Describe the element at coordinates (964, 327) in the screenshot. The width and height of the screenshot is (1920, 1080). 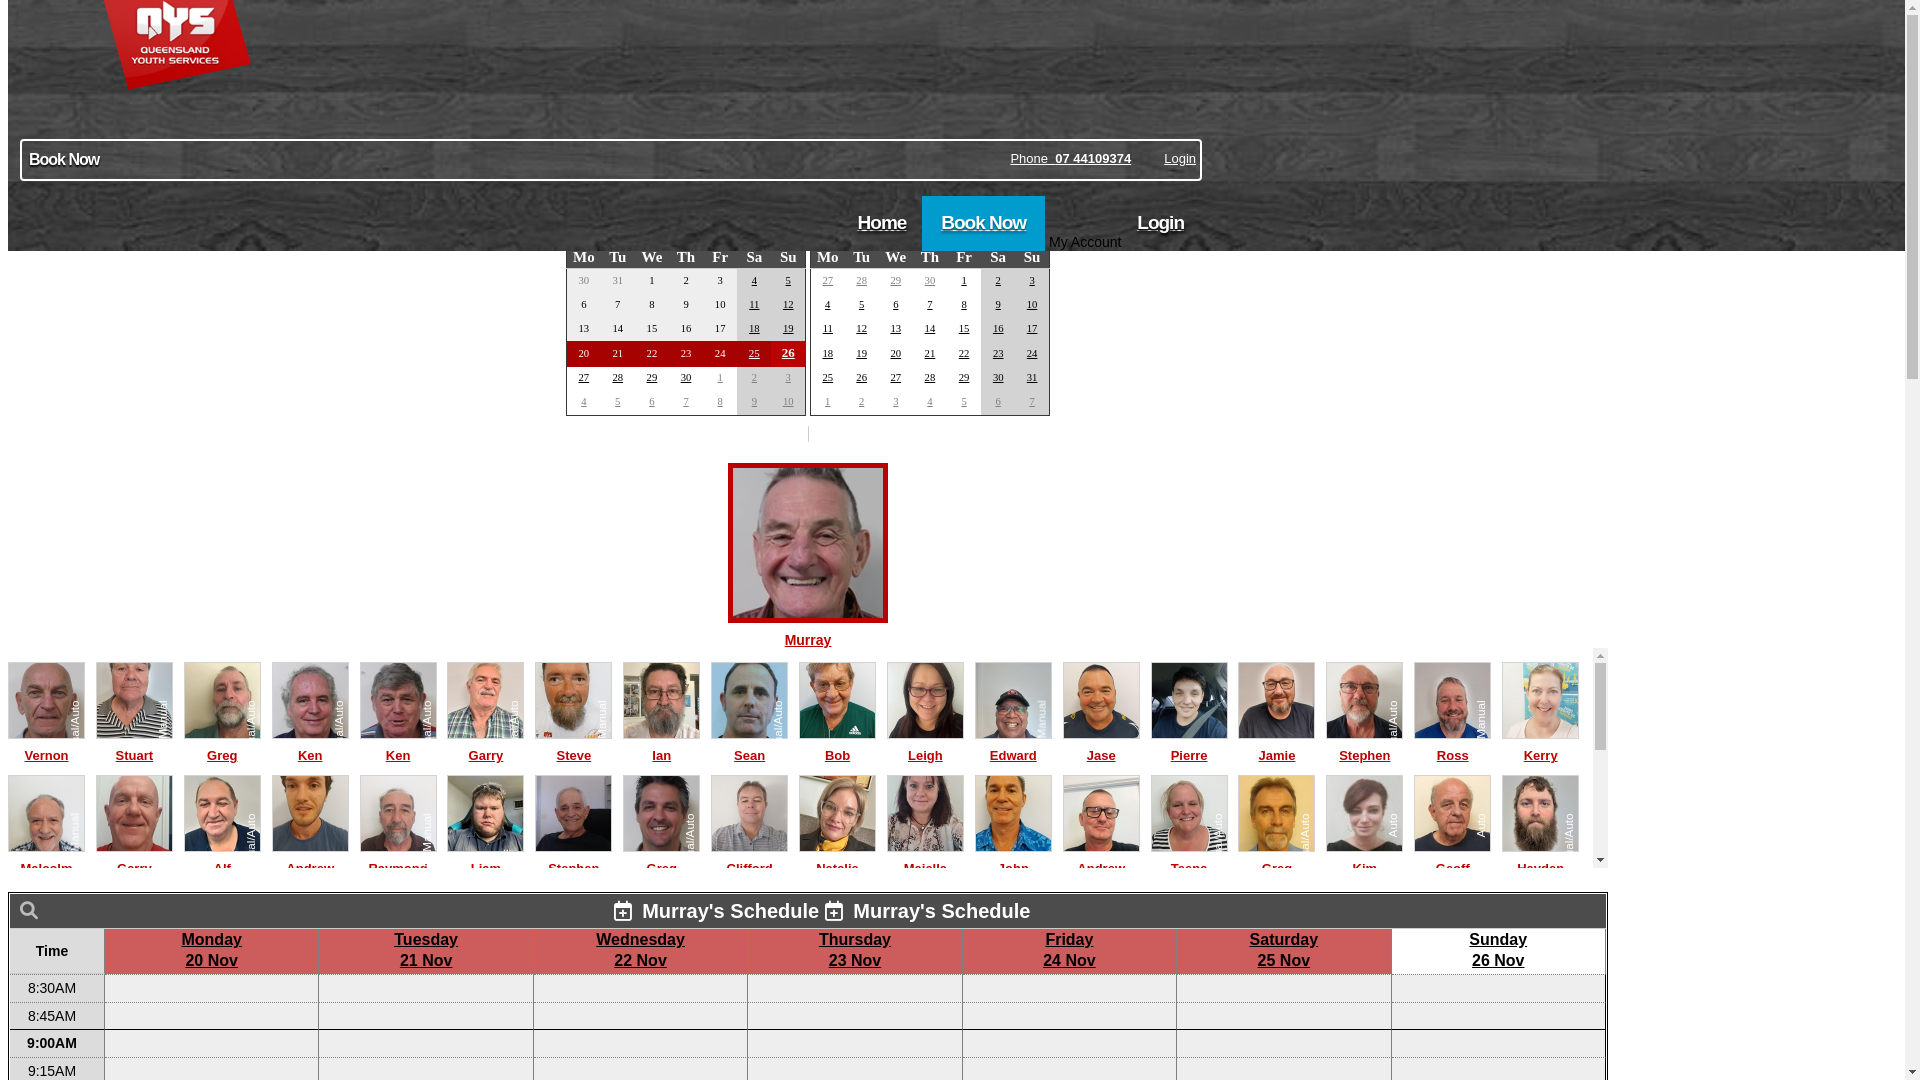
I see `'15'` at that location.